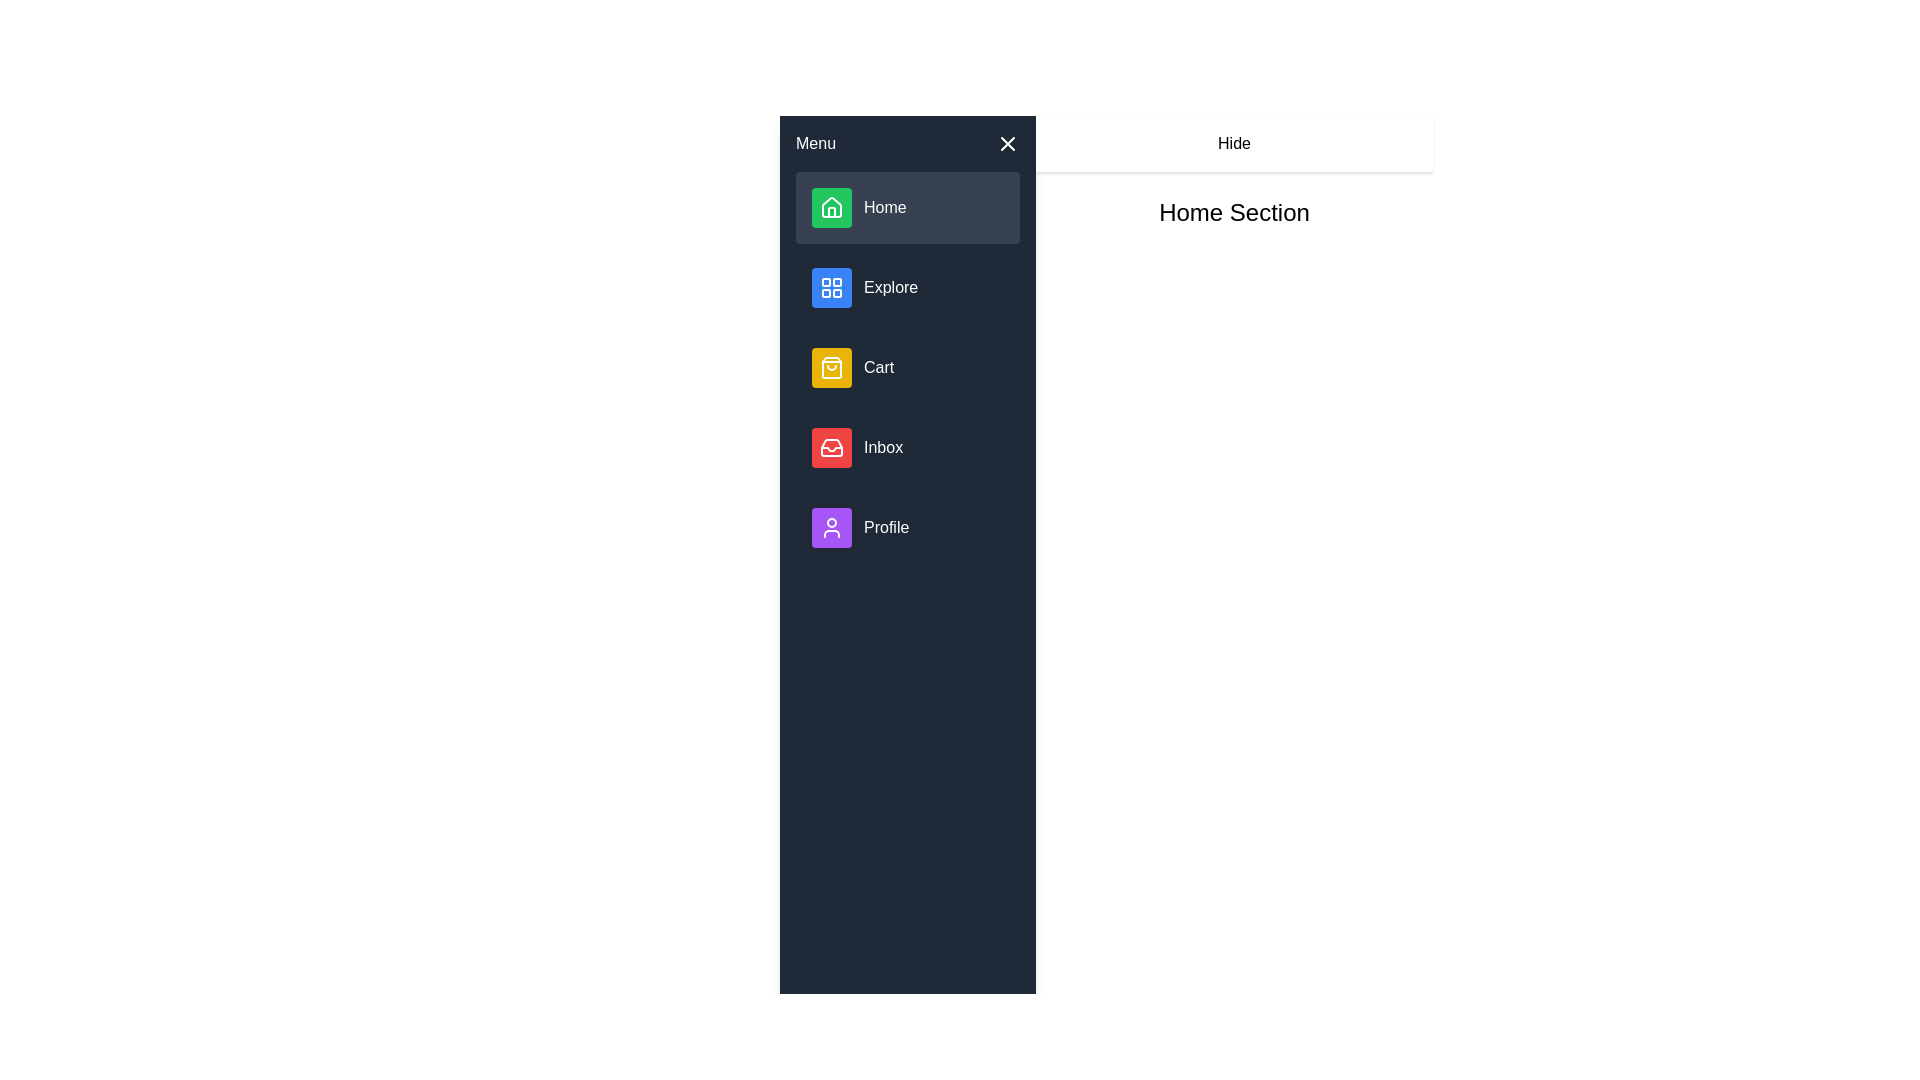 The width and height of the screenshot is (1920, 1080). What do you see at coordinates (1233, 212) in the screenshot?
I see `text of the heading labeled 'Home Section', which is located below the 'Hide' text in the central section of the interface` at bounding box center [1233, 212].